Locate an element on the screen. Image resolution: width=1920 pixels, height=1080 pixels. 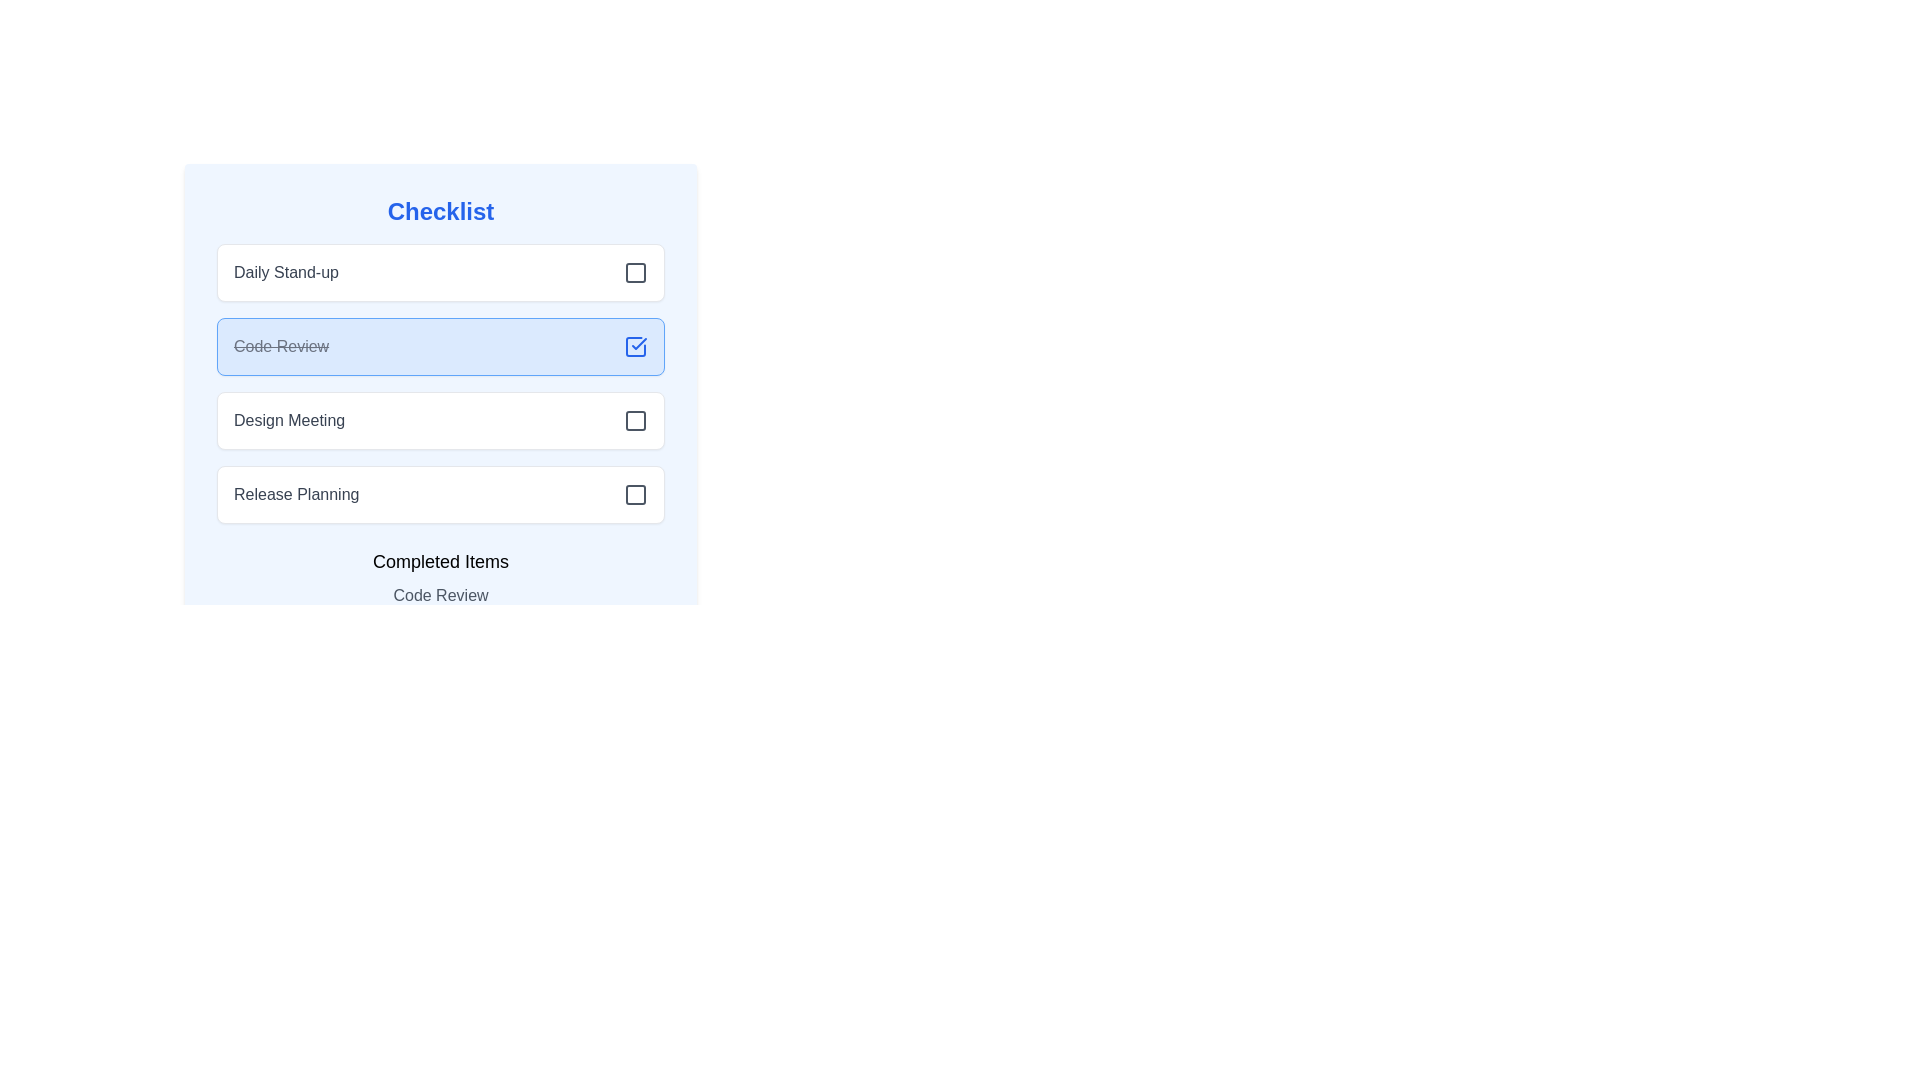
the checkbox icon for the 'Daily Stand-up' task in the Checklist section is located at coordinates (634, 273).